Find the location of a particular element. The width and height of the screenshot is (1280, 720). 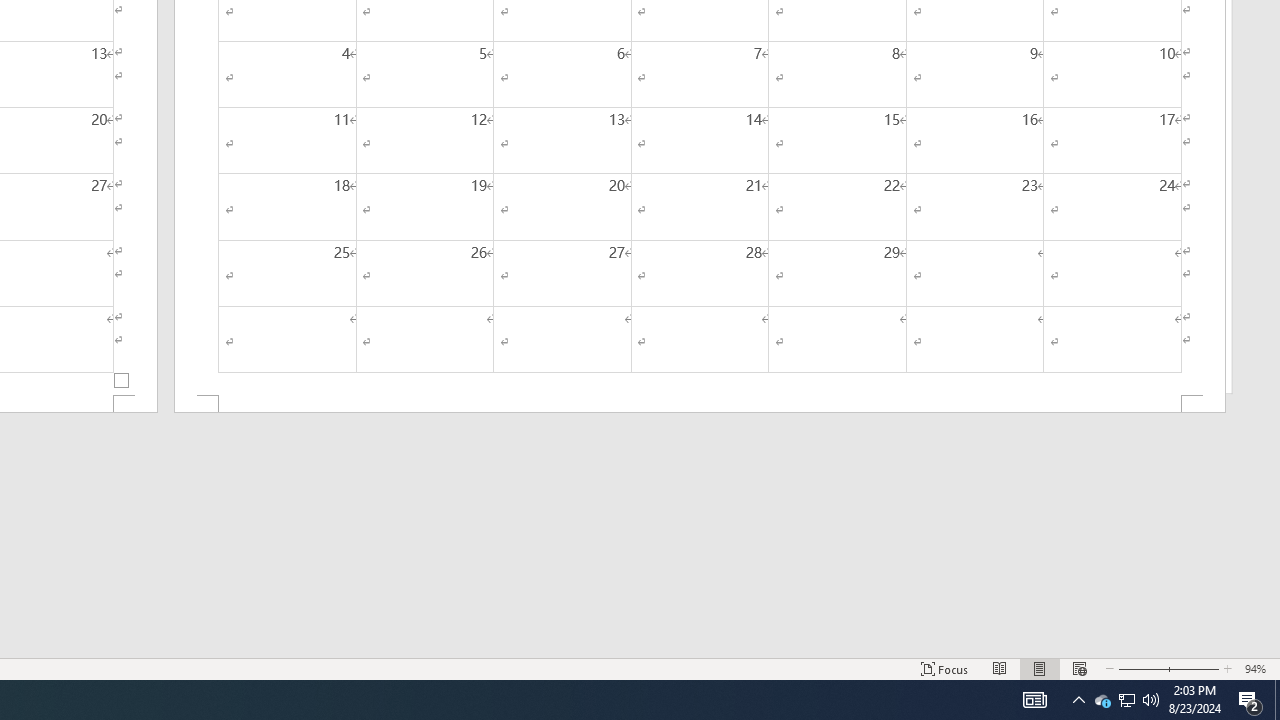

'Print Layout' is located at coordinates (1040, 669).